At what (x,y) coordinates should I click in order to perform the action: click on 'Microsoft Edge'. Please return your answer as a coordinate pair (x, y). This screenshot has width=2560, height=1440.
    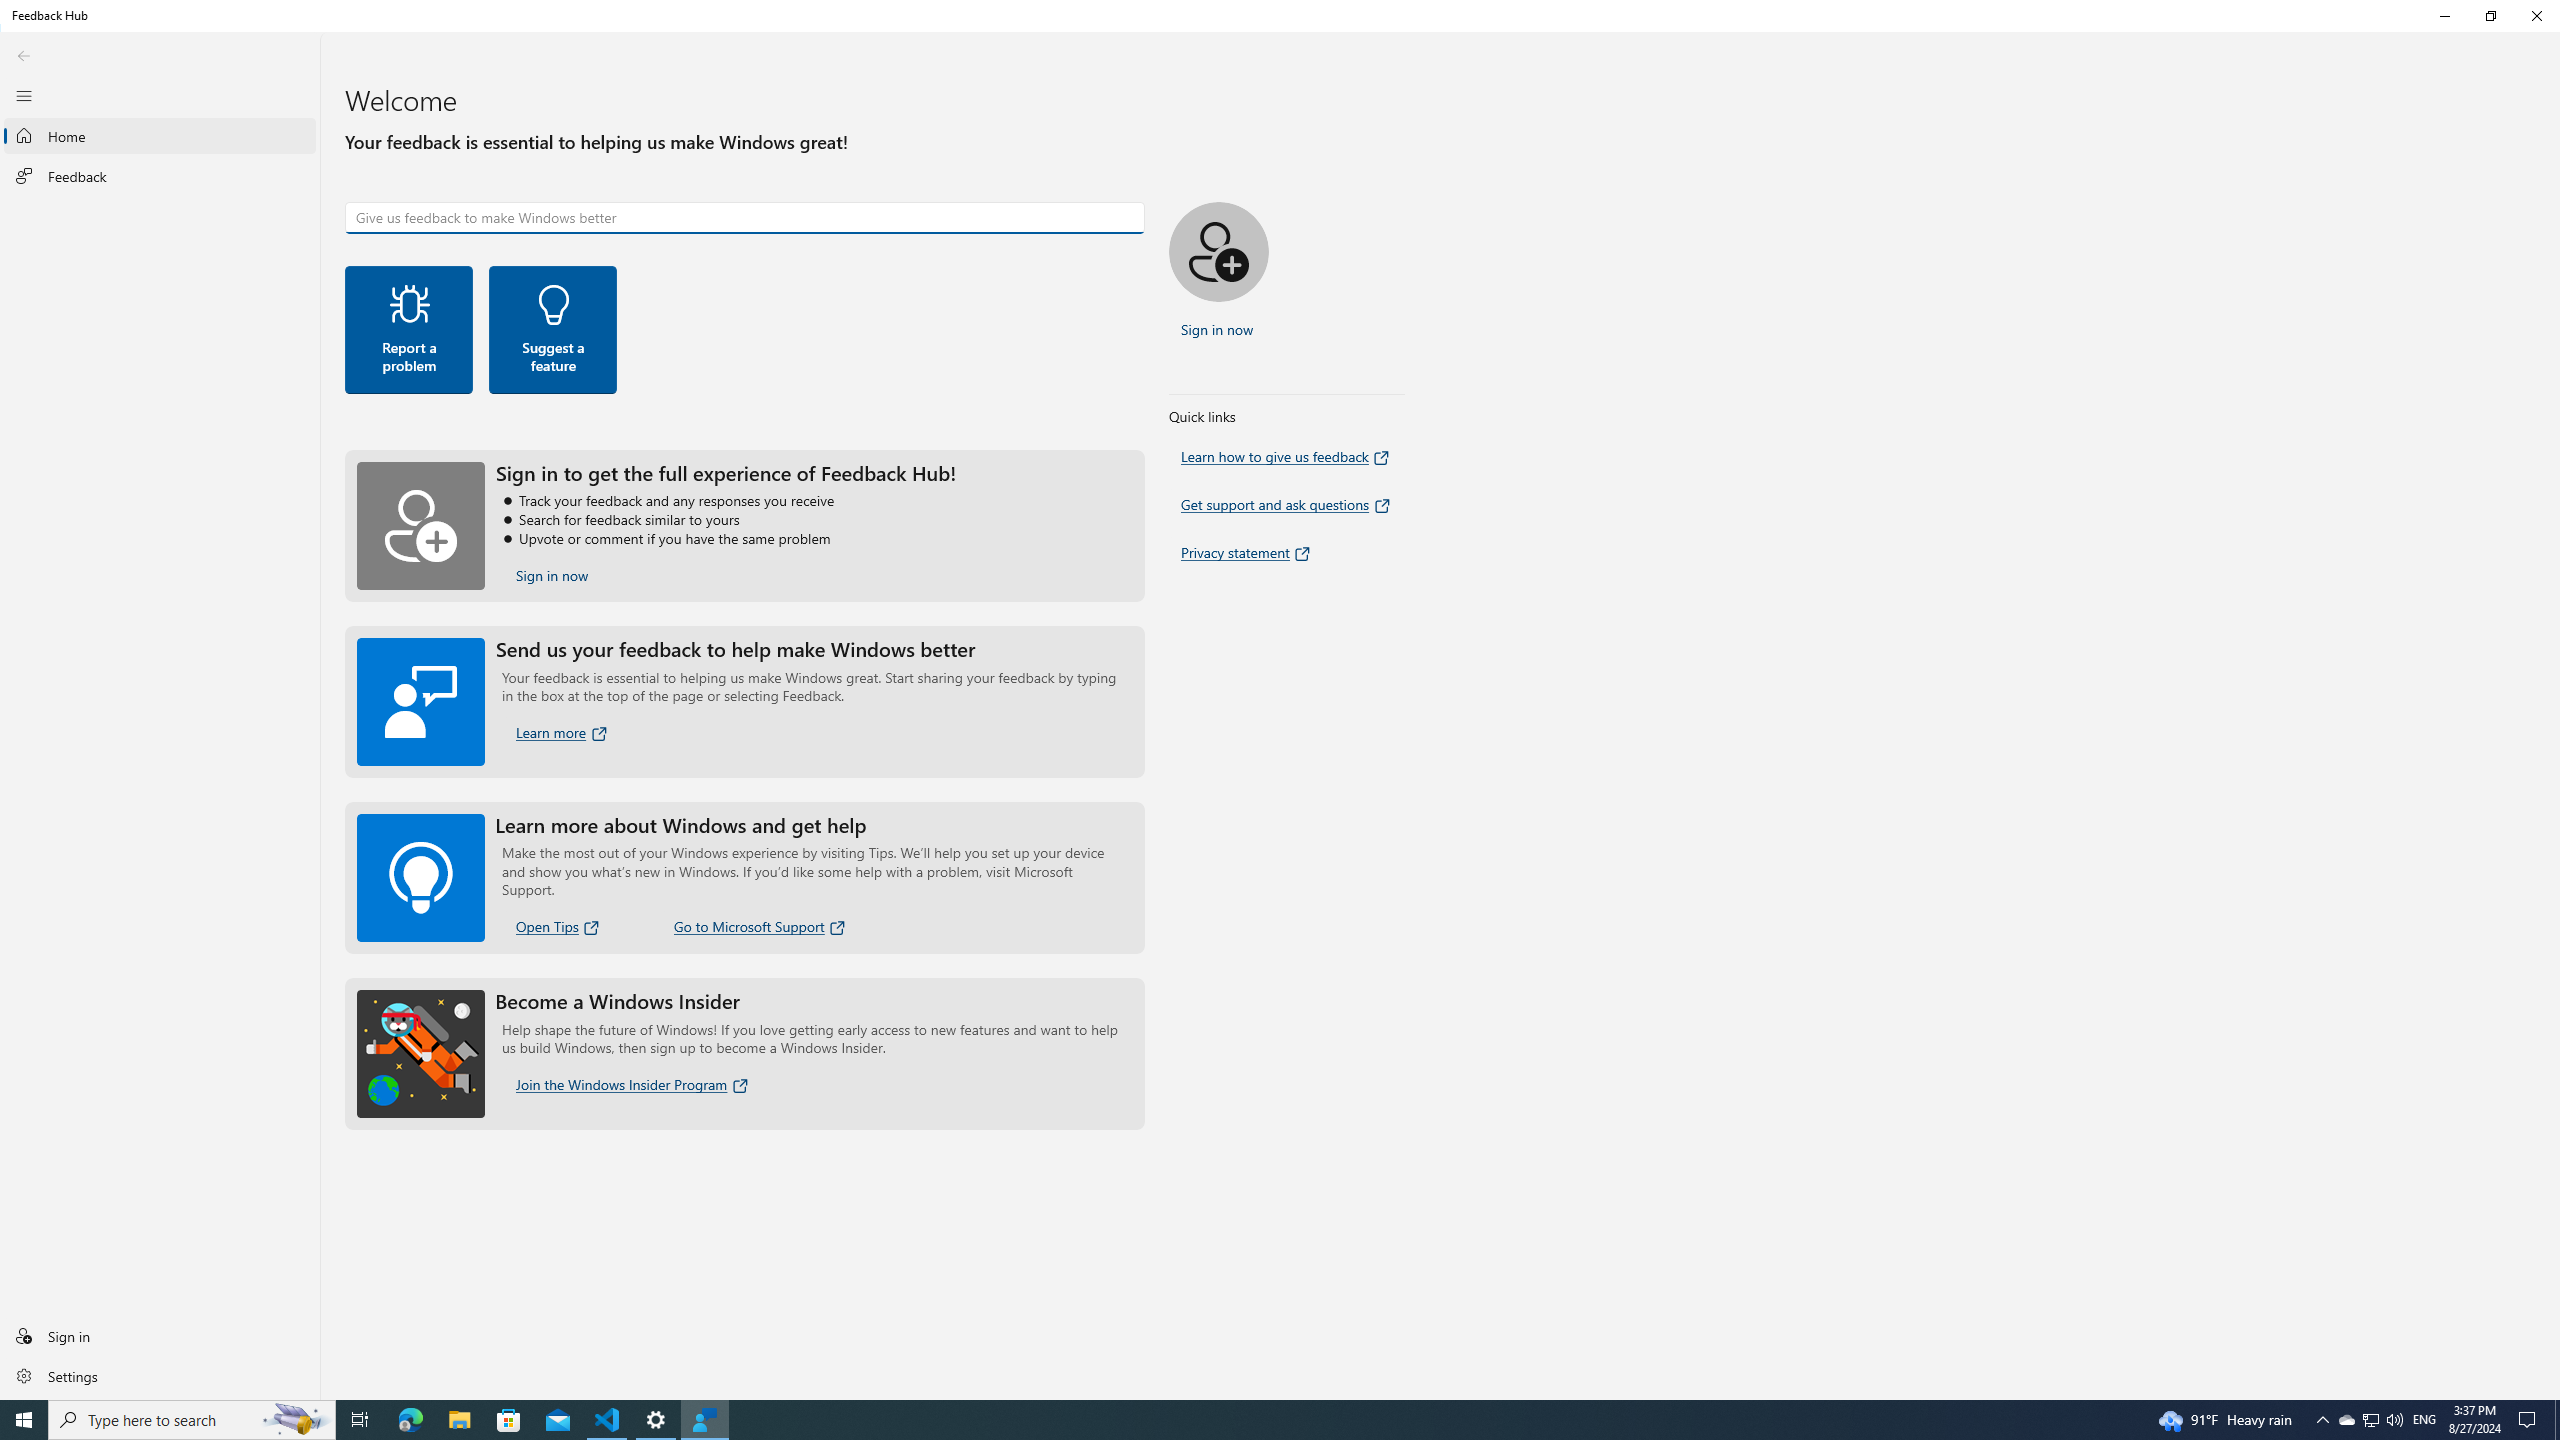
    Looking at the image, I should click on (409, 1418).